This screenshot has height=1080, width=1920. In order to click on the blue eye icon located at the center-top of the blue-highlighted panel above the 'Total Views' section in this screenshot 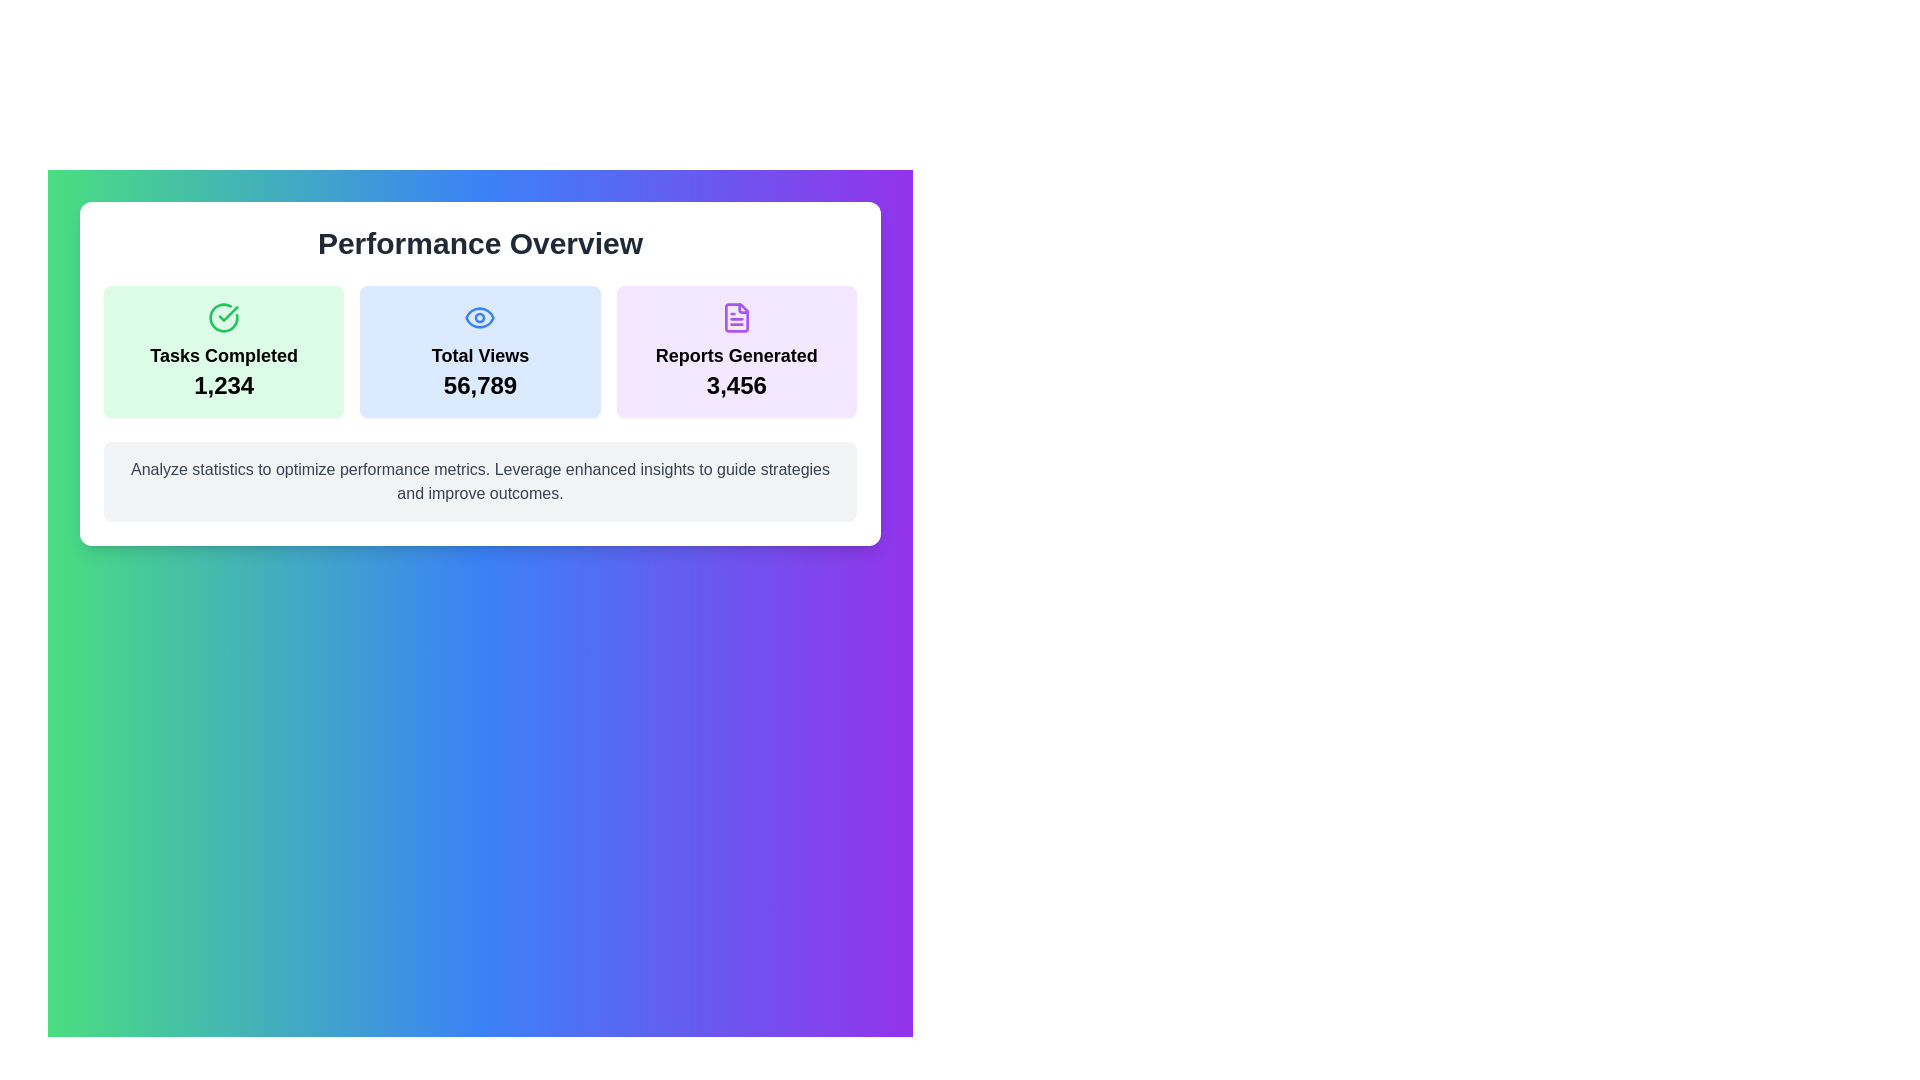, I will do `click(480, 316)`.